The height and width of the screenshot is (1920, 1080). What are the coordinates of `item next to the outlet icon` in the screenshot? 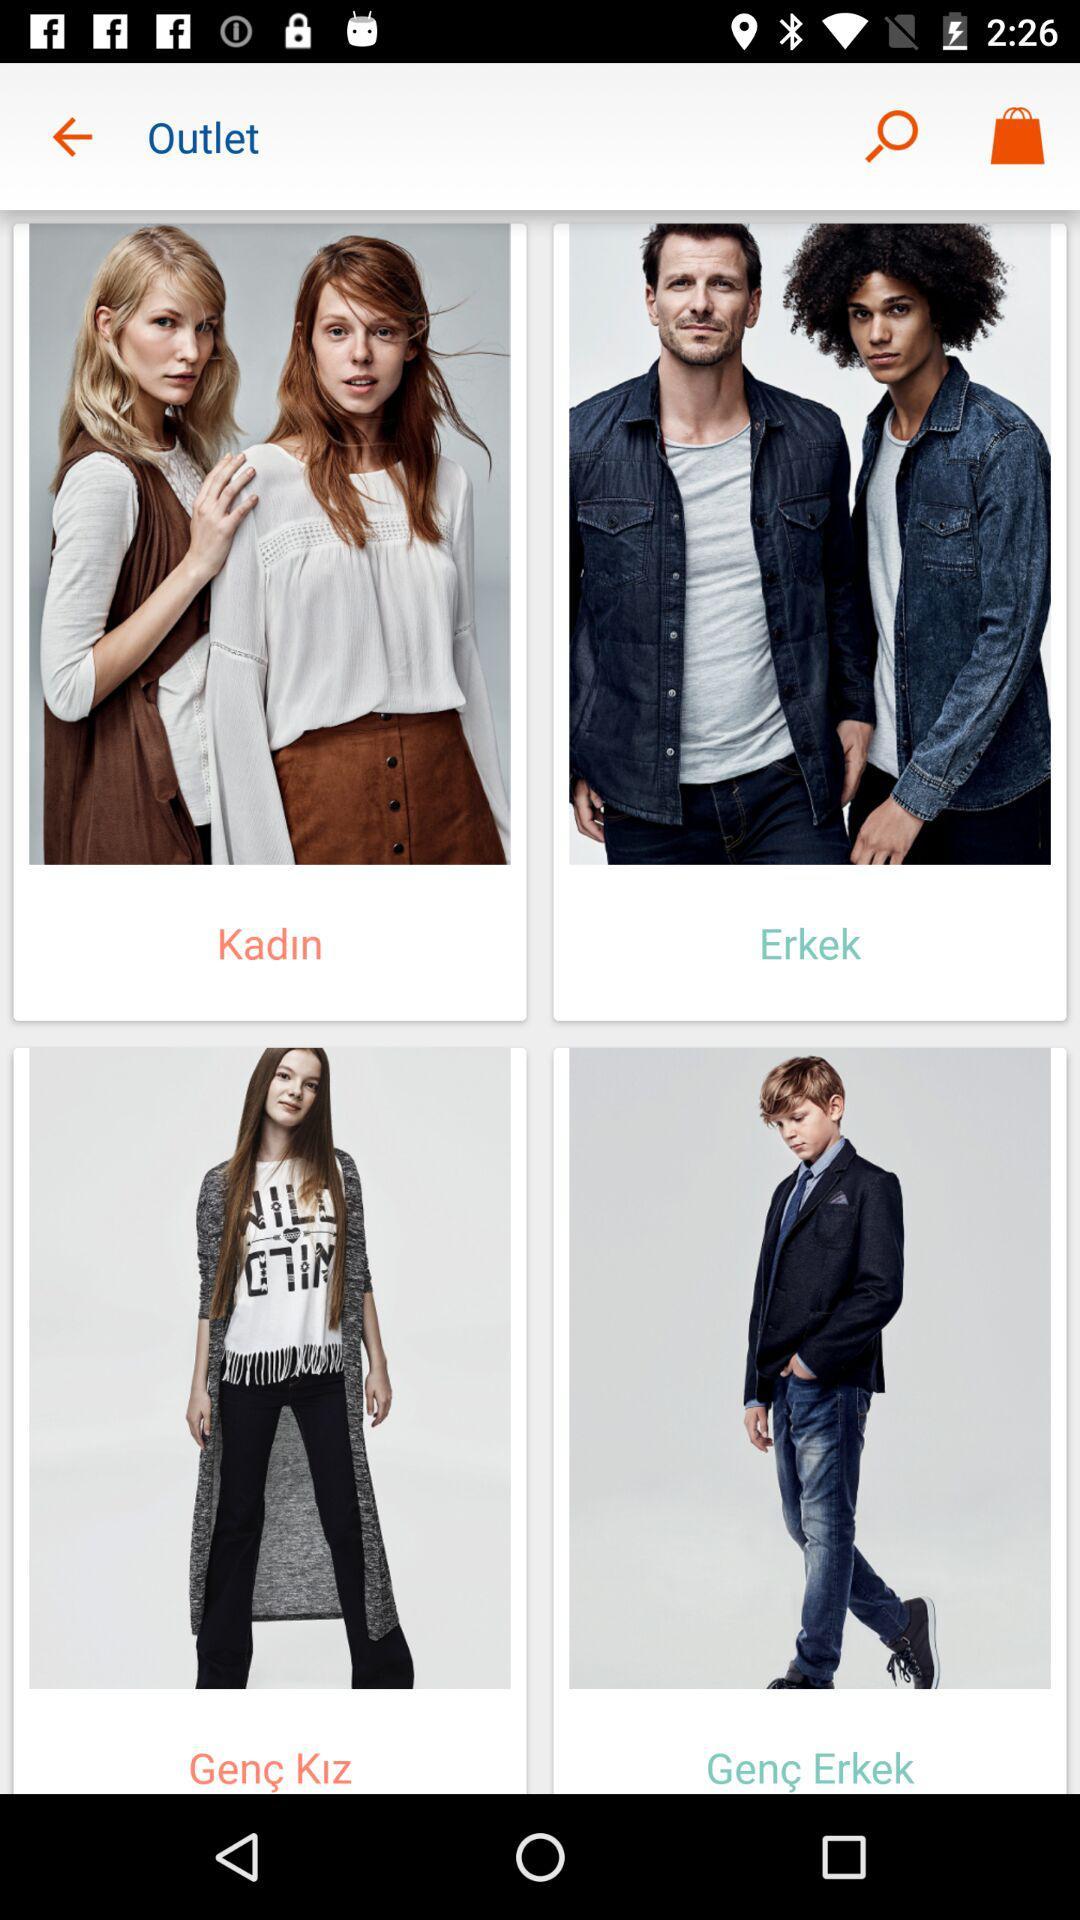 It's located at (890, 135).